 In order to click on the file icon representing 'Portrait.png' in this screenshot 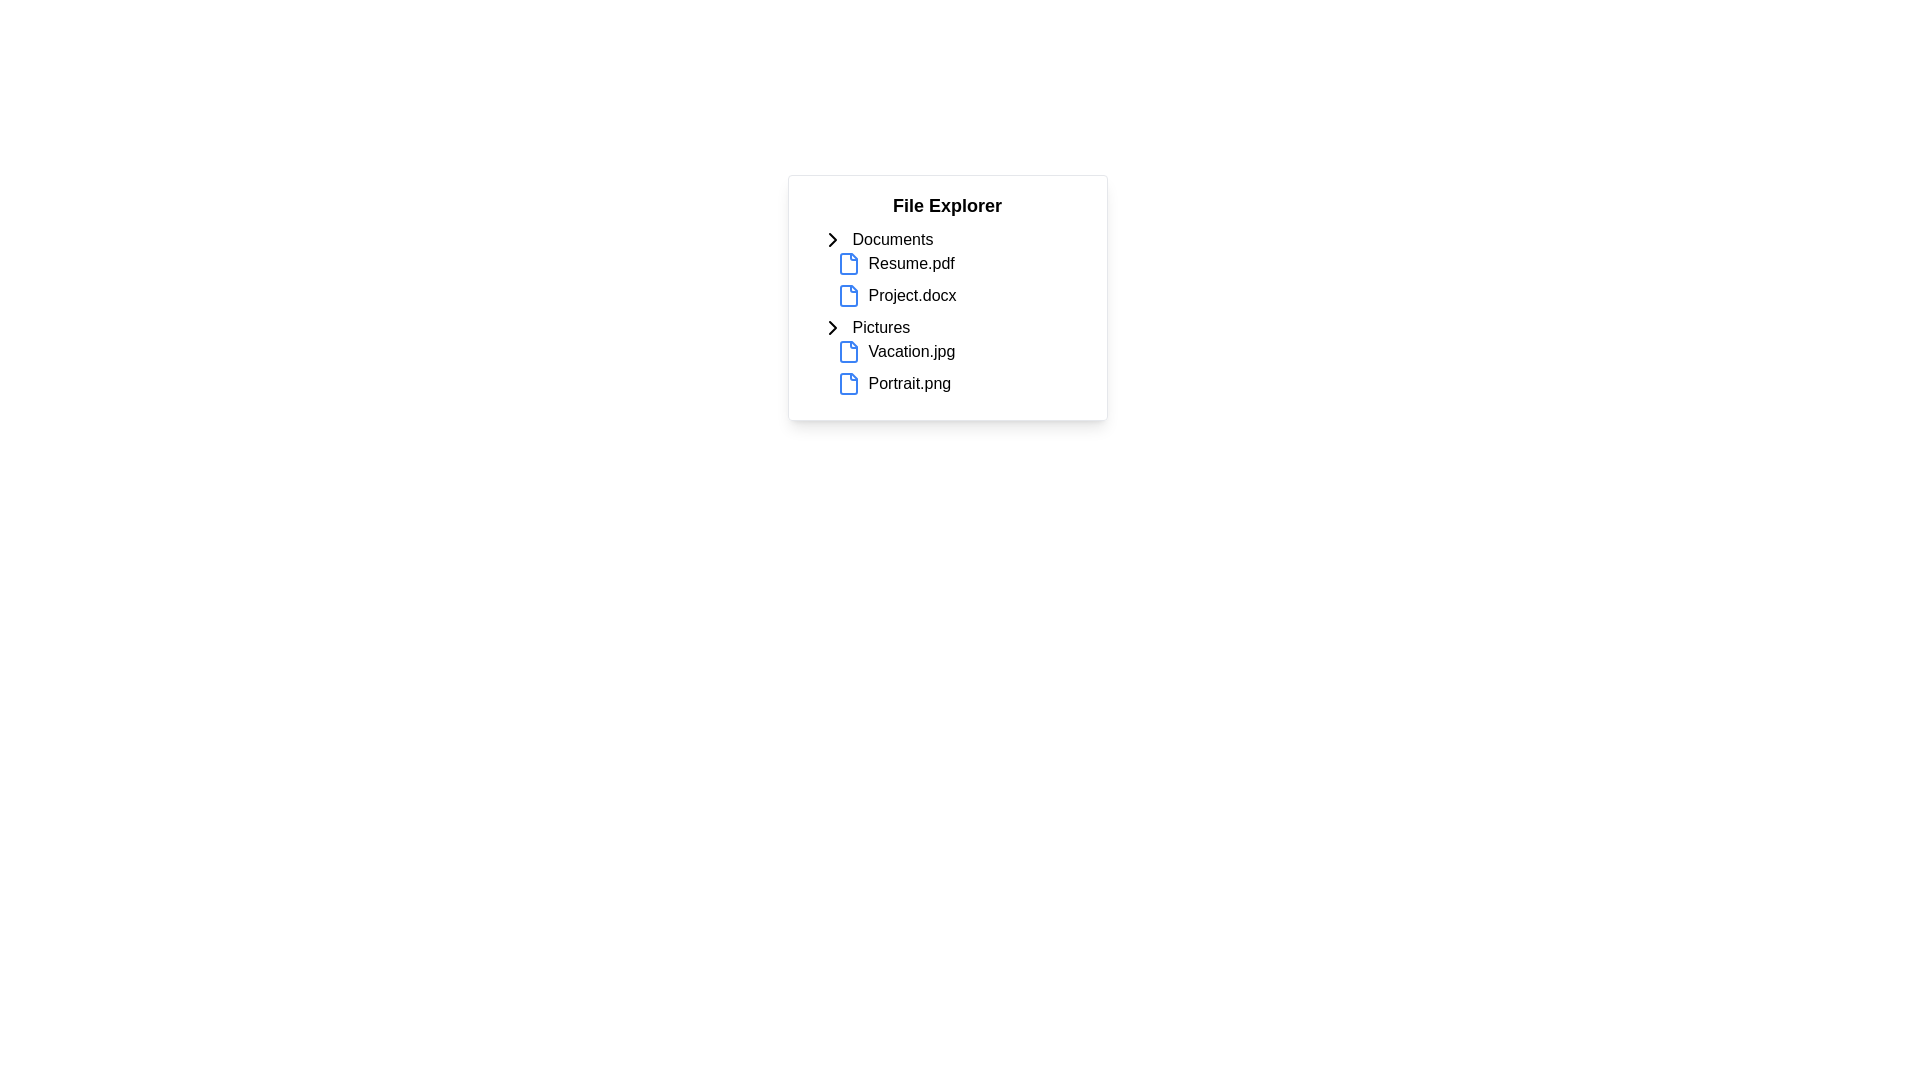, I will do `click(848, 384)`.